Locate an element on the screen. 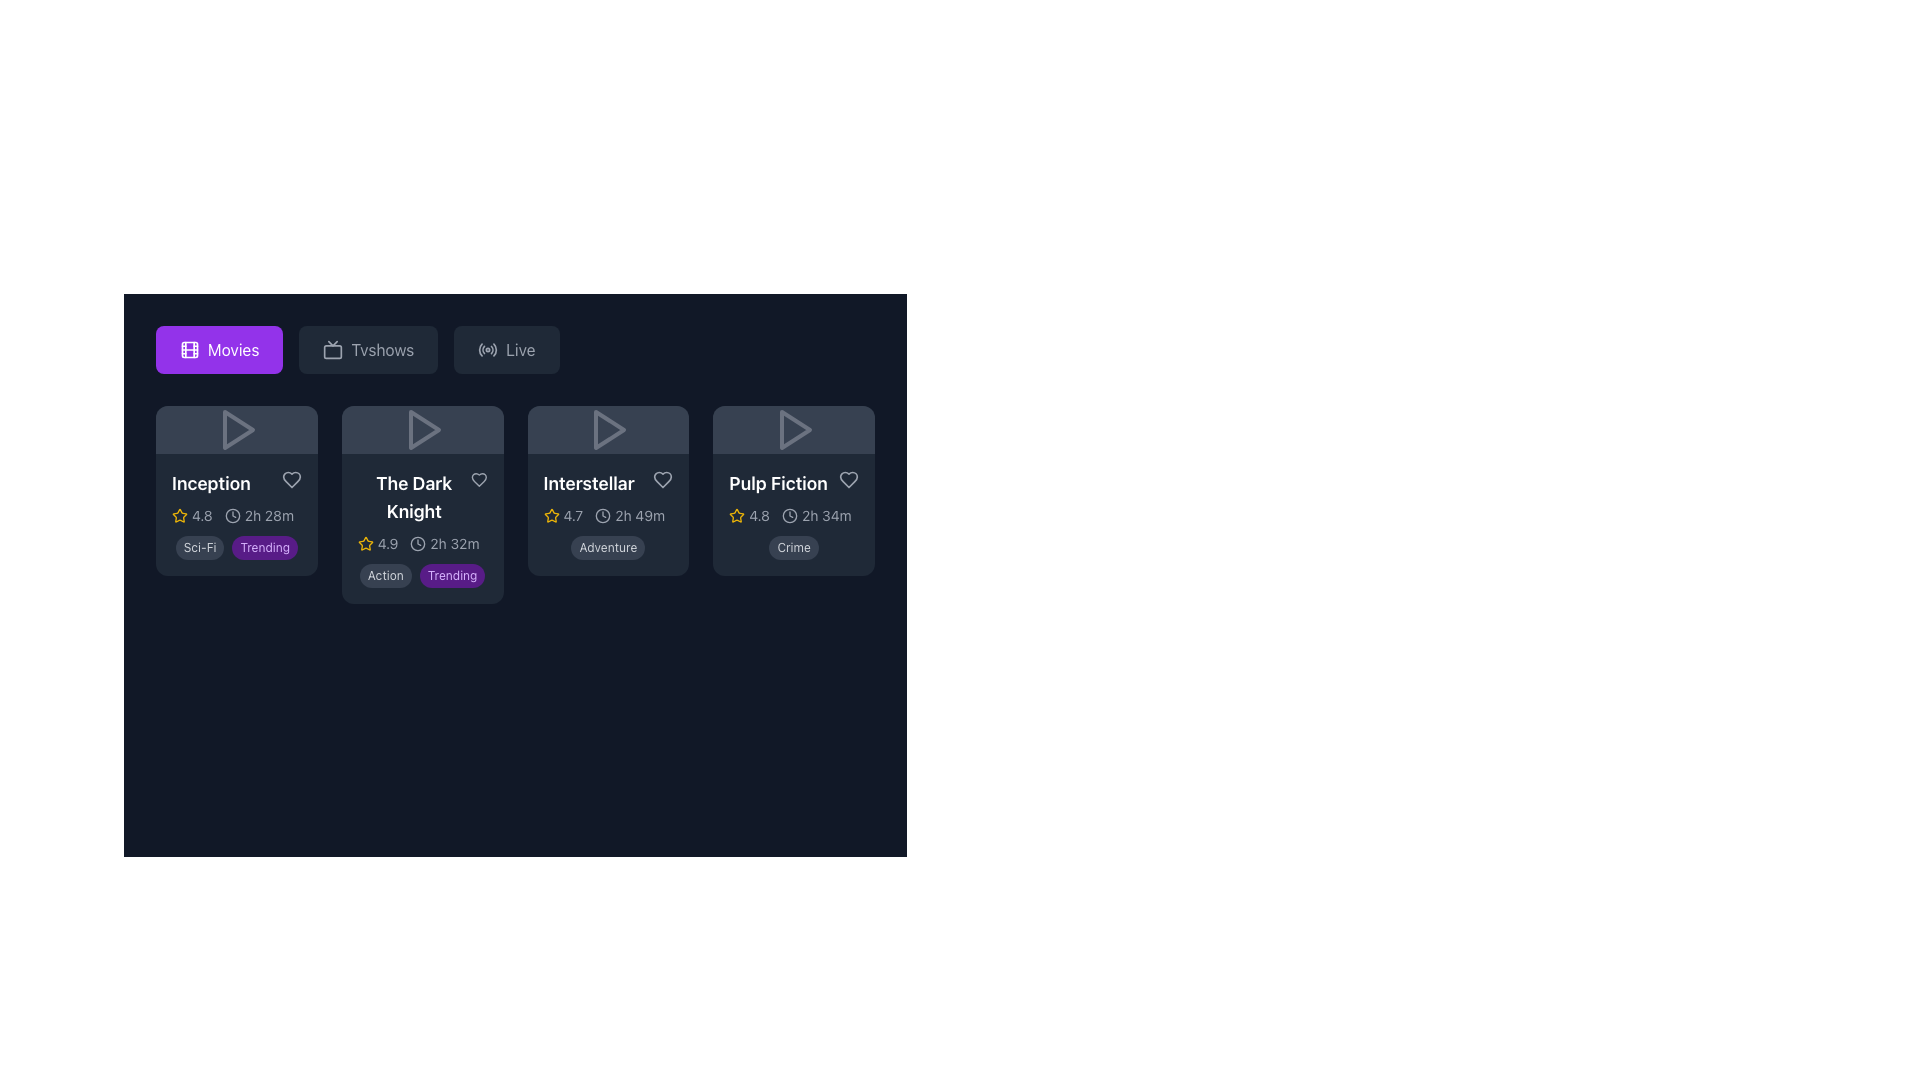 The image size is (1920, 1080). the heart icon button located at the top-right corner of 'The Dark Knight' card is located at coordinates (478, 479).